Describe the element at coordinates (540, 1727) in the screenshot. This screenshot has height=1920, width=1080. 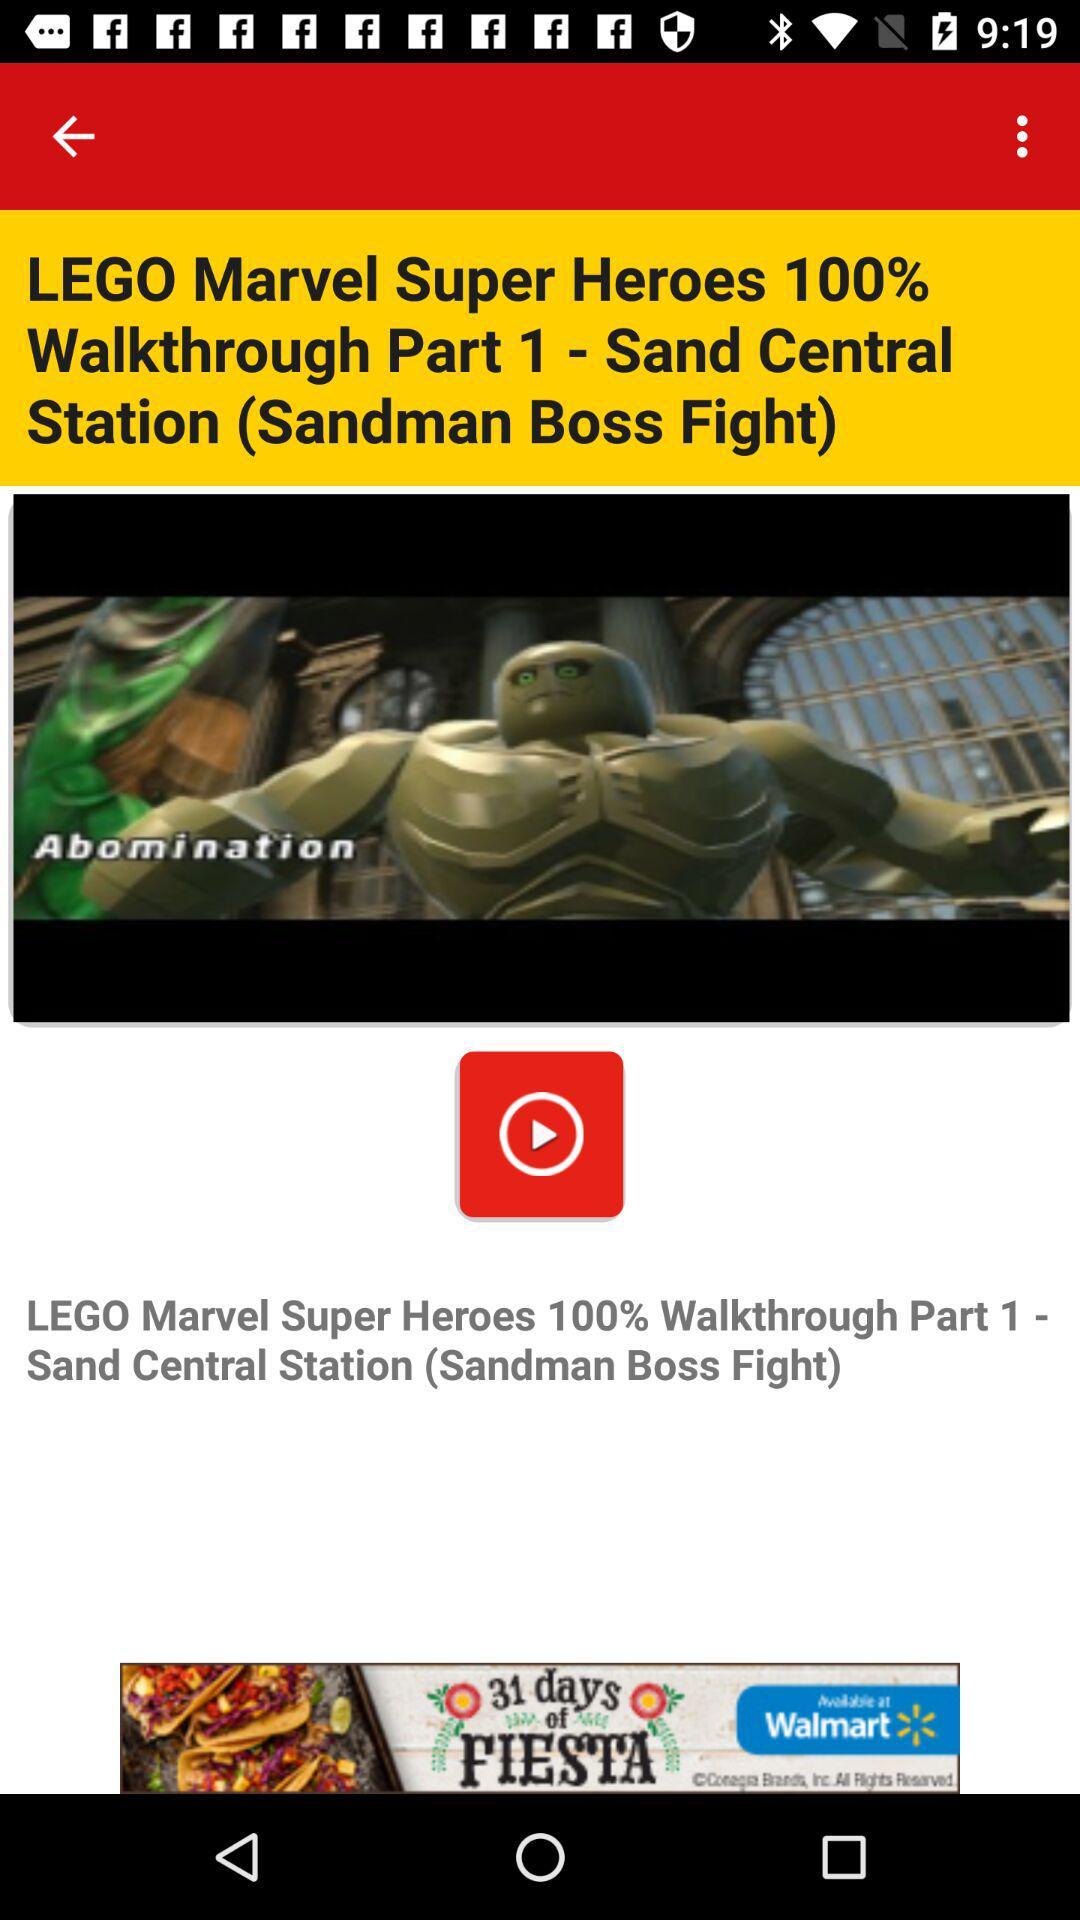
I see `advertisement` at that location.